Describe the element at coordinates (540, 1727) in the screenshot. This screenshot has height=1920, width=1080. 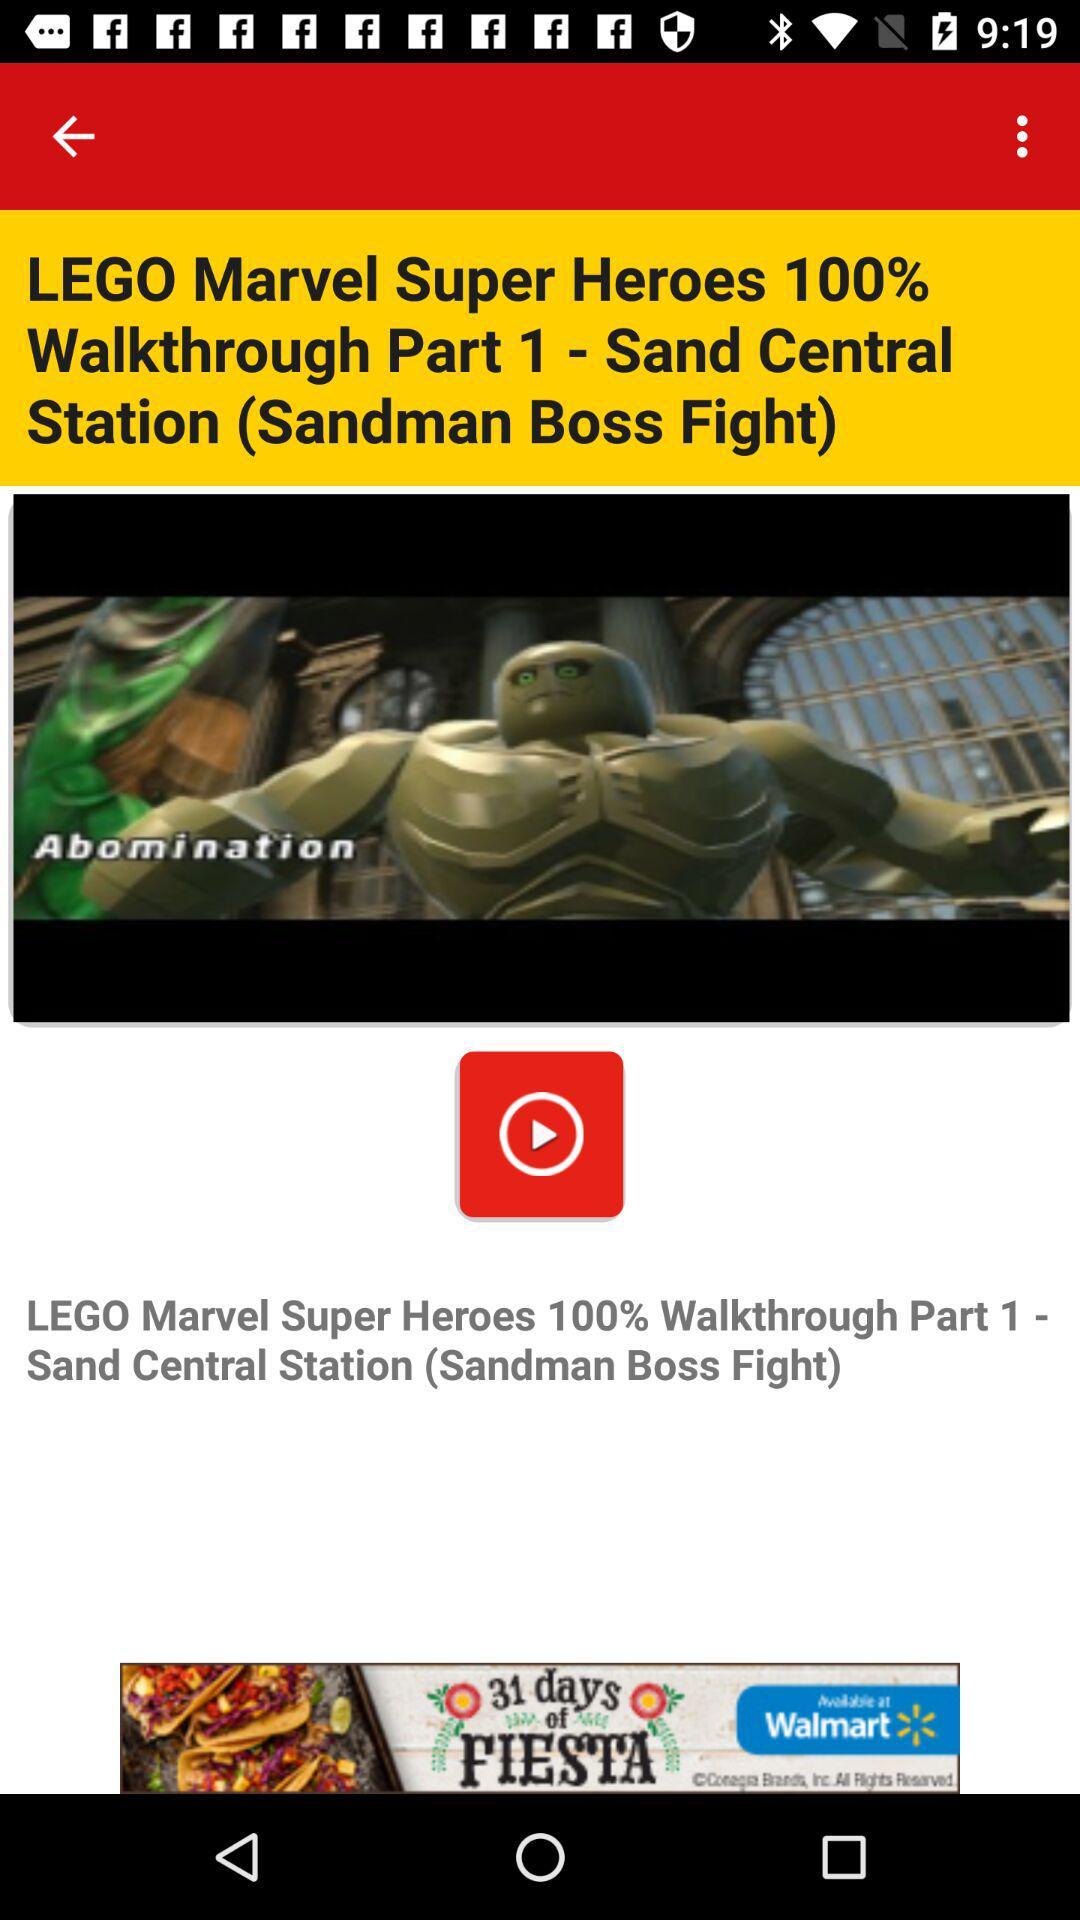
I see `advertisement` at that location.